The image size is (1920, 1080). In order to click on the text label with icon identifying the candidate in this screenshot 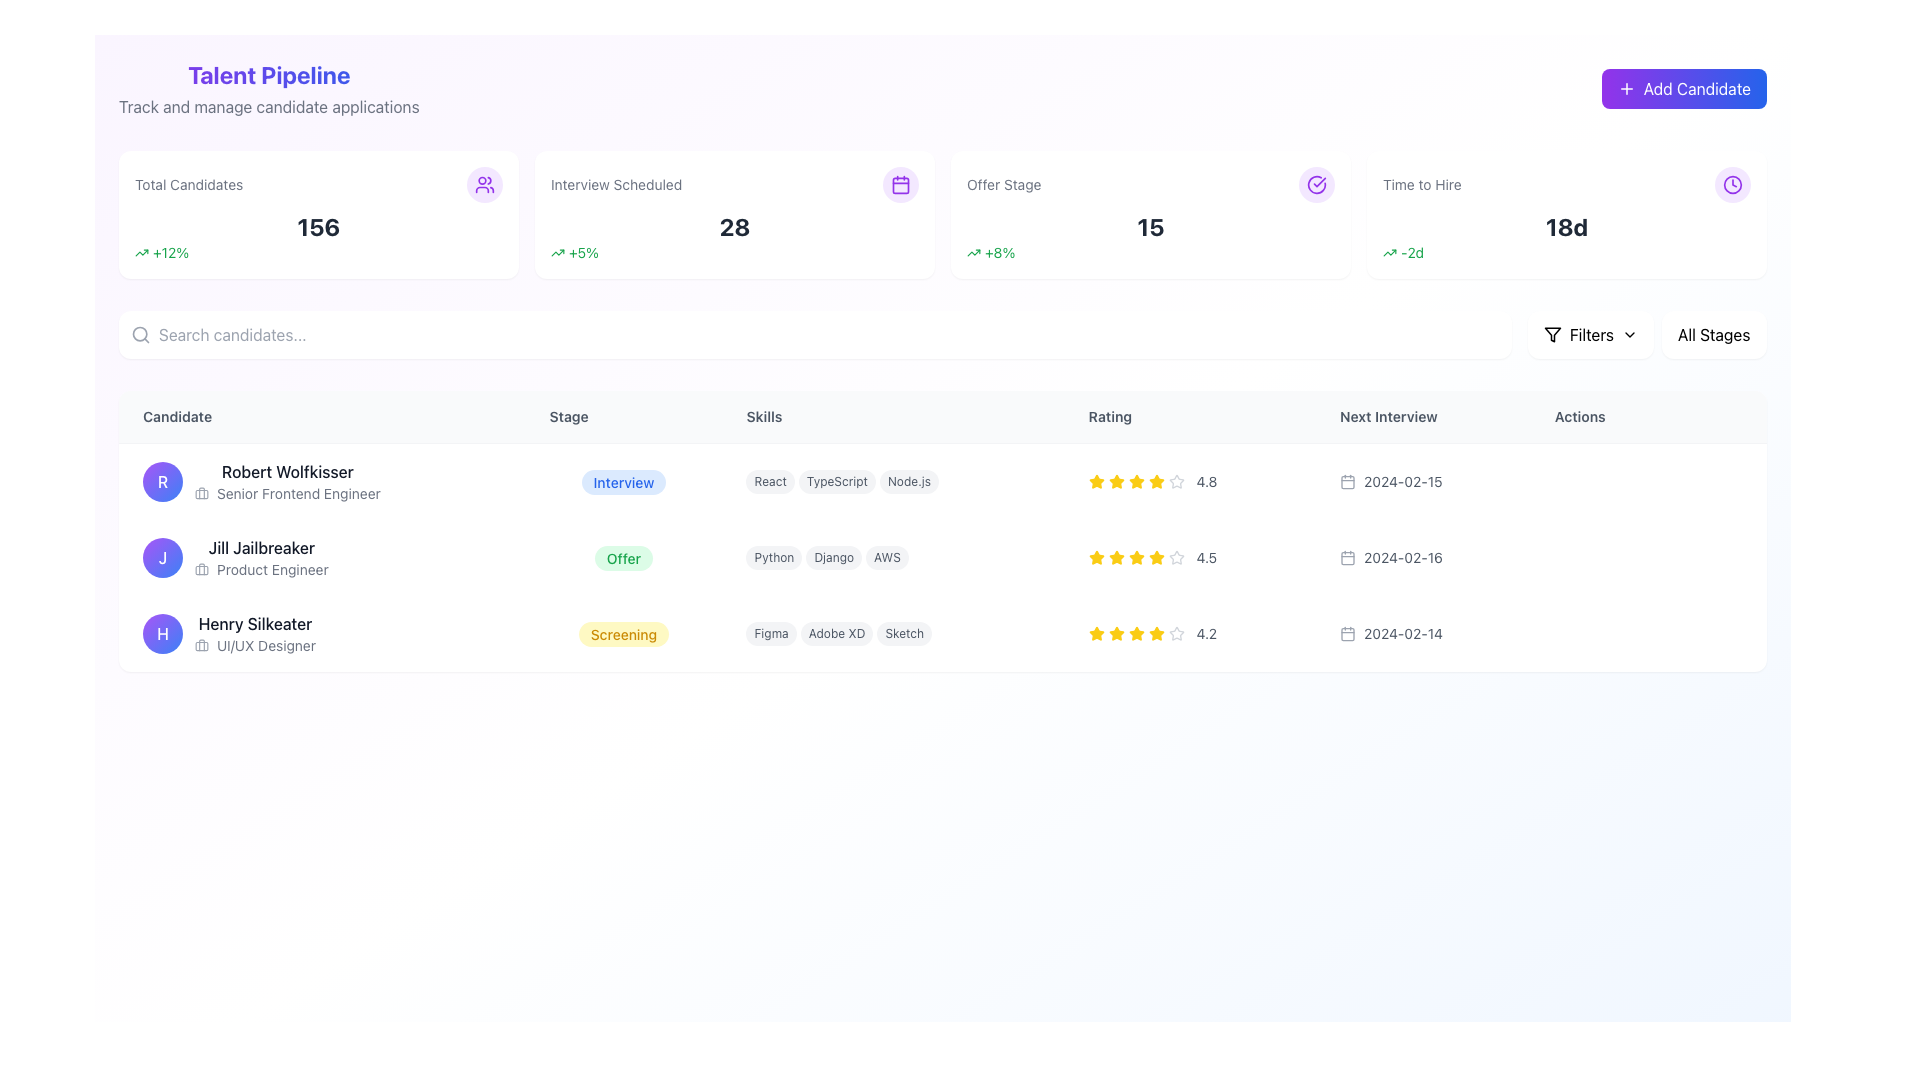, I will do `click(322, 481)`.